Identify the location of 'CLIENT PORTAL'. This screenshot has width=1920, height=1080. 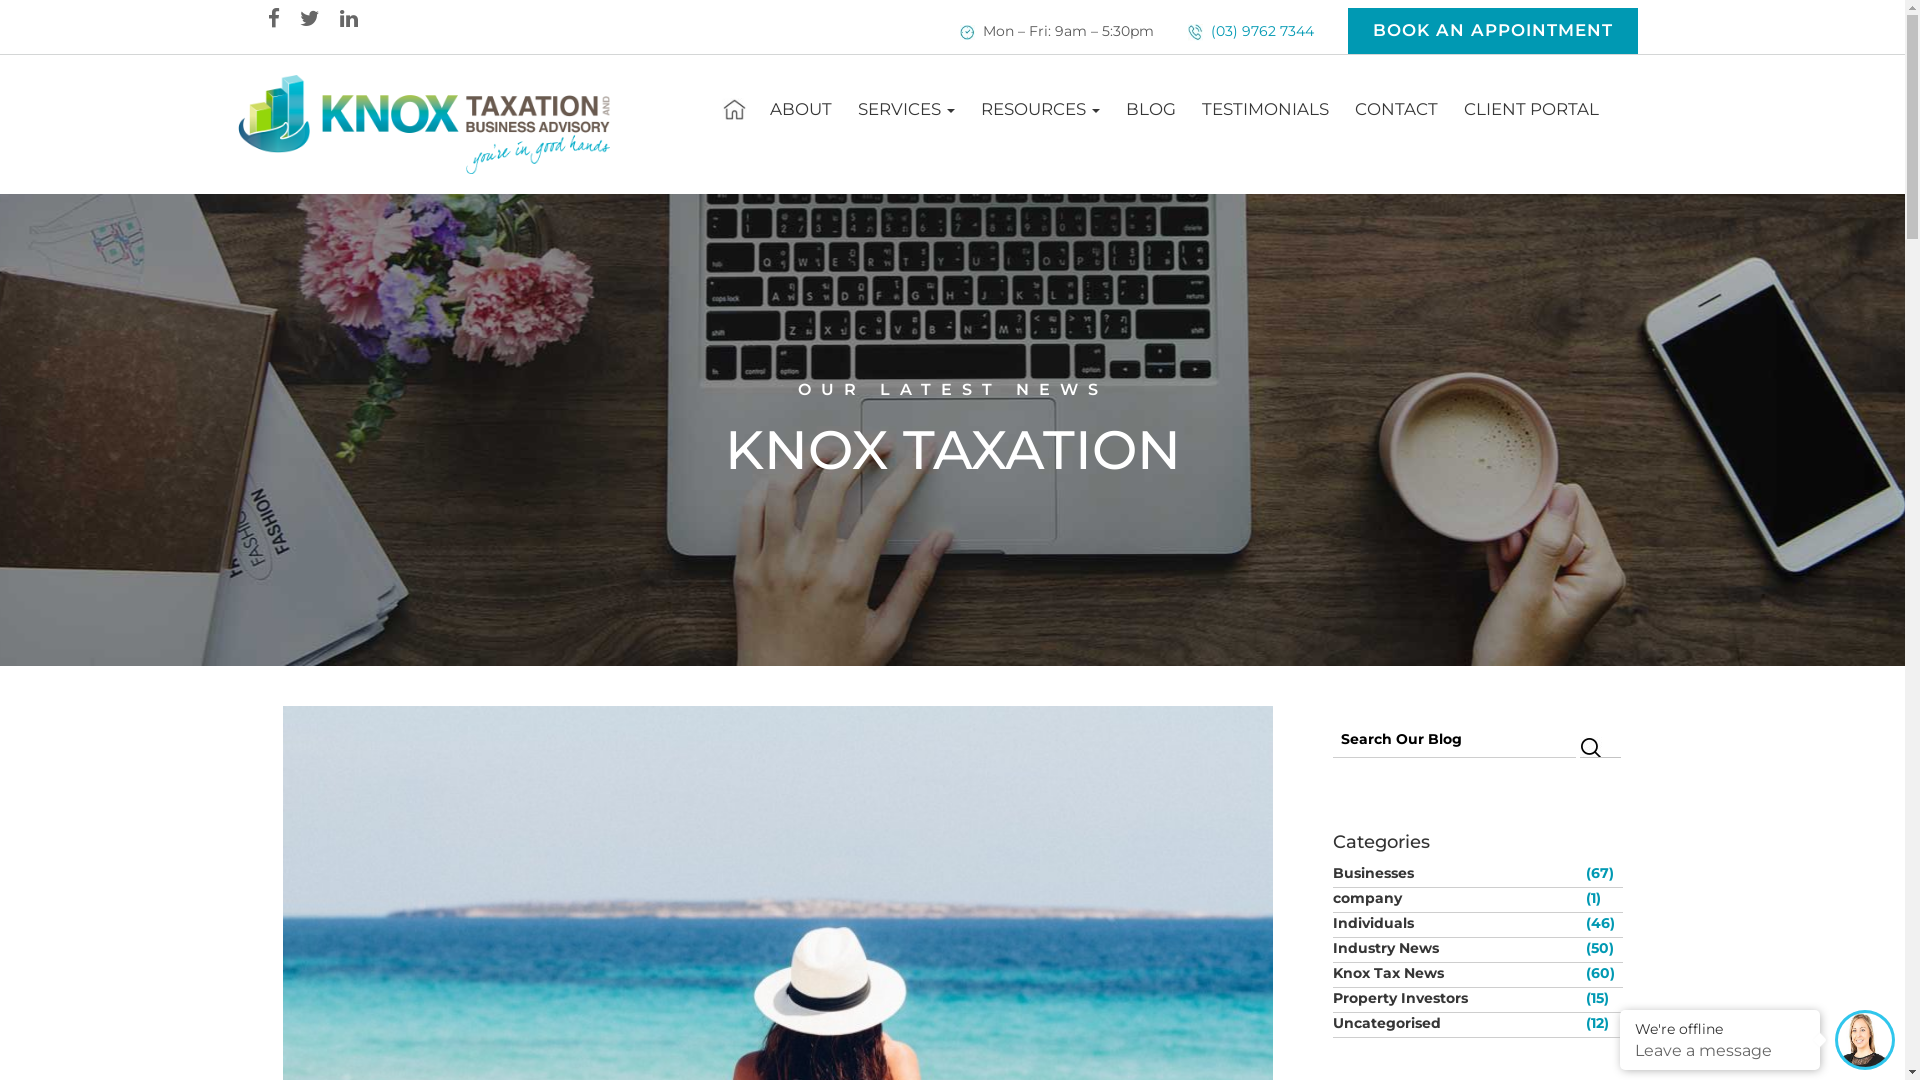
(1530, 108).